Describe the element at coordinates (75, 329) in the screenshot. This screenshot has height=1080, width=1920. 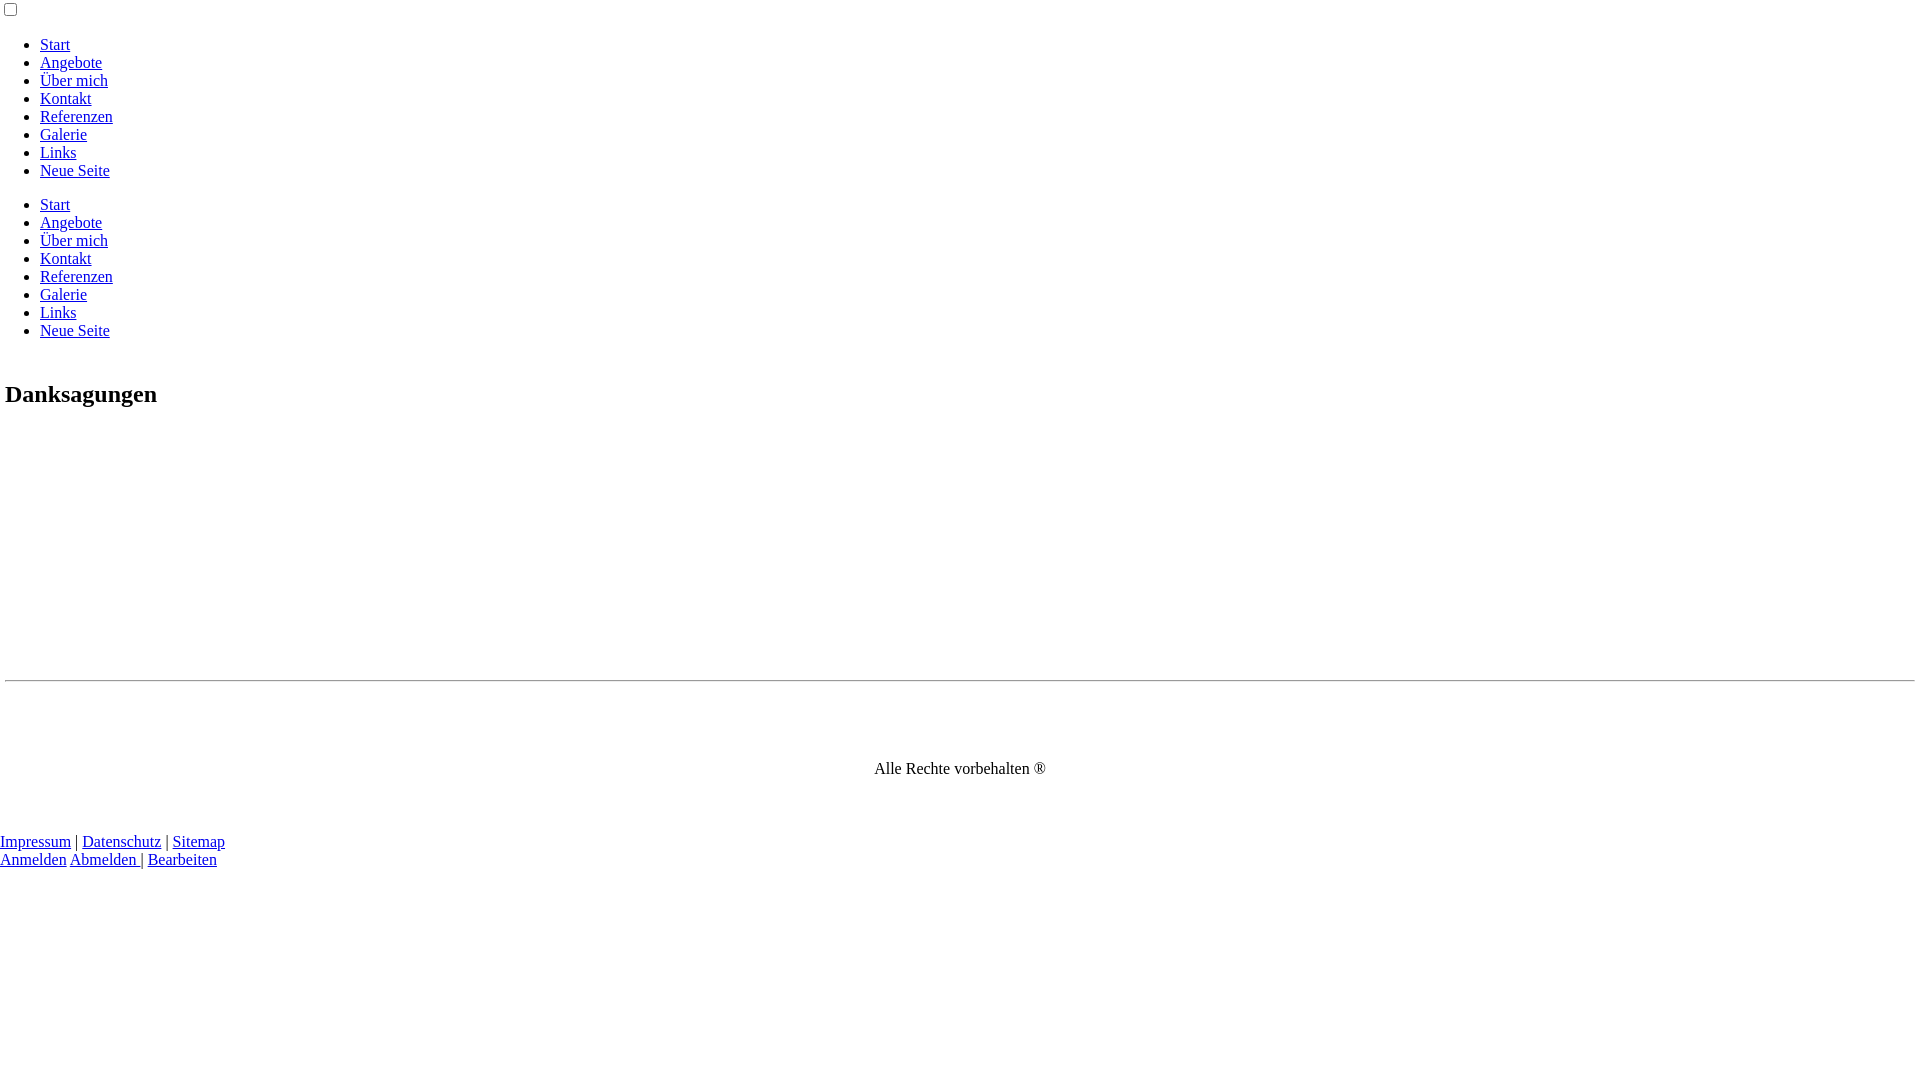
I see `'Neue Seite'` at that location.